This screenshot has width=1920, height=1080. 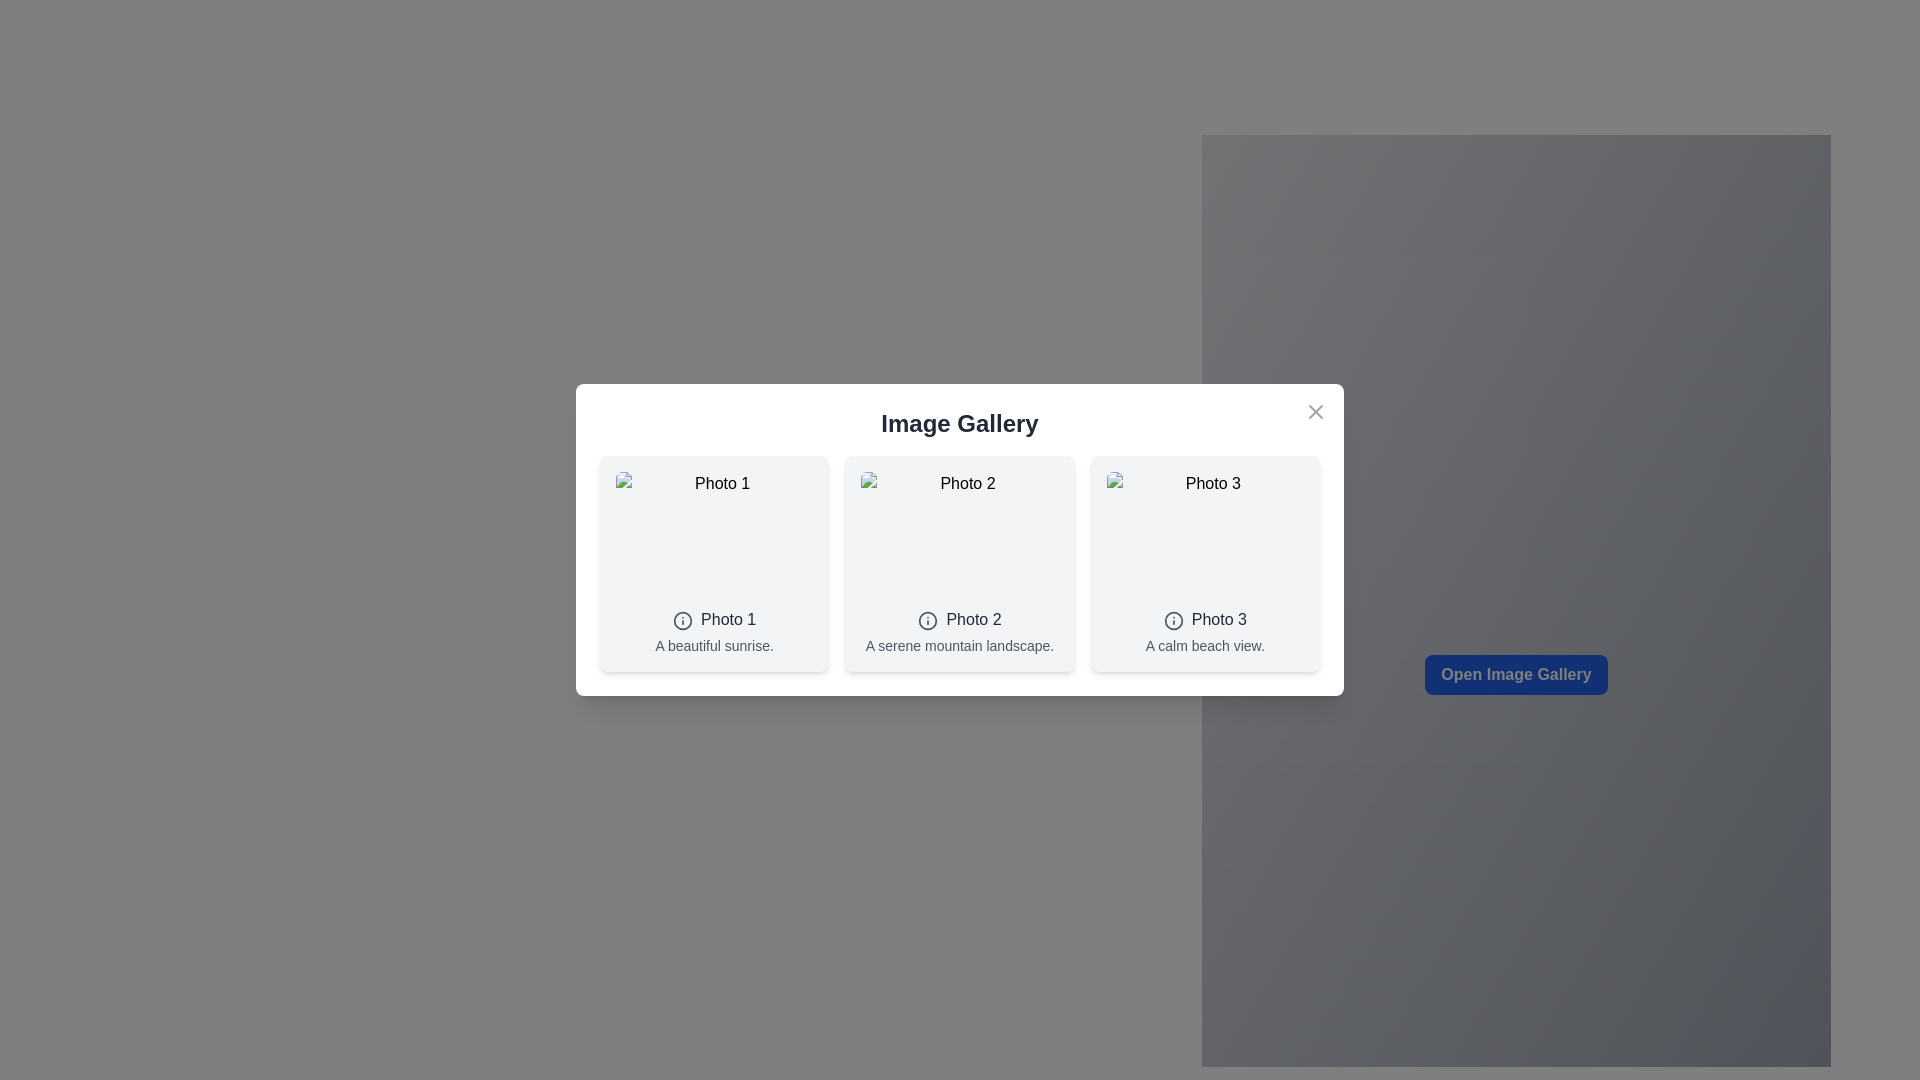 What do you see at coordinates (1173, 619) in the screenshot?
I see `the circular element that is part of the 'info' icon located in the third card, positioned below the image placeholder and to the left of the 'Photo 3' title` at bounding box center [1173, 619].